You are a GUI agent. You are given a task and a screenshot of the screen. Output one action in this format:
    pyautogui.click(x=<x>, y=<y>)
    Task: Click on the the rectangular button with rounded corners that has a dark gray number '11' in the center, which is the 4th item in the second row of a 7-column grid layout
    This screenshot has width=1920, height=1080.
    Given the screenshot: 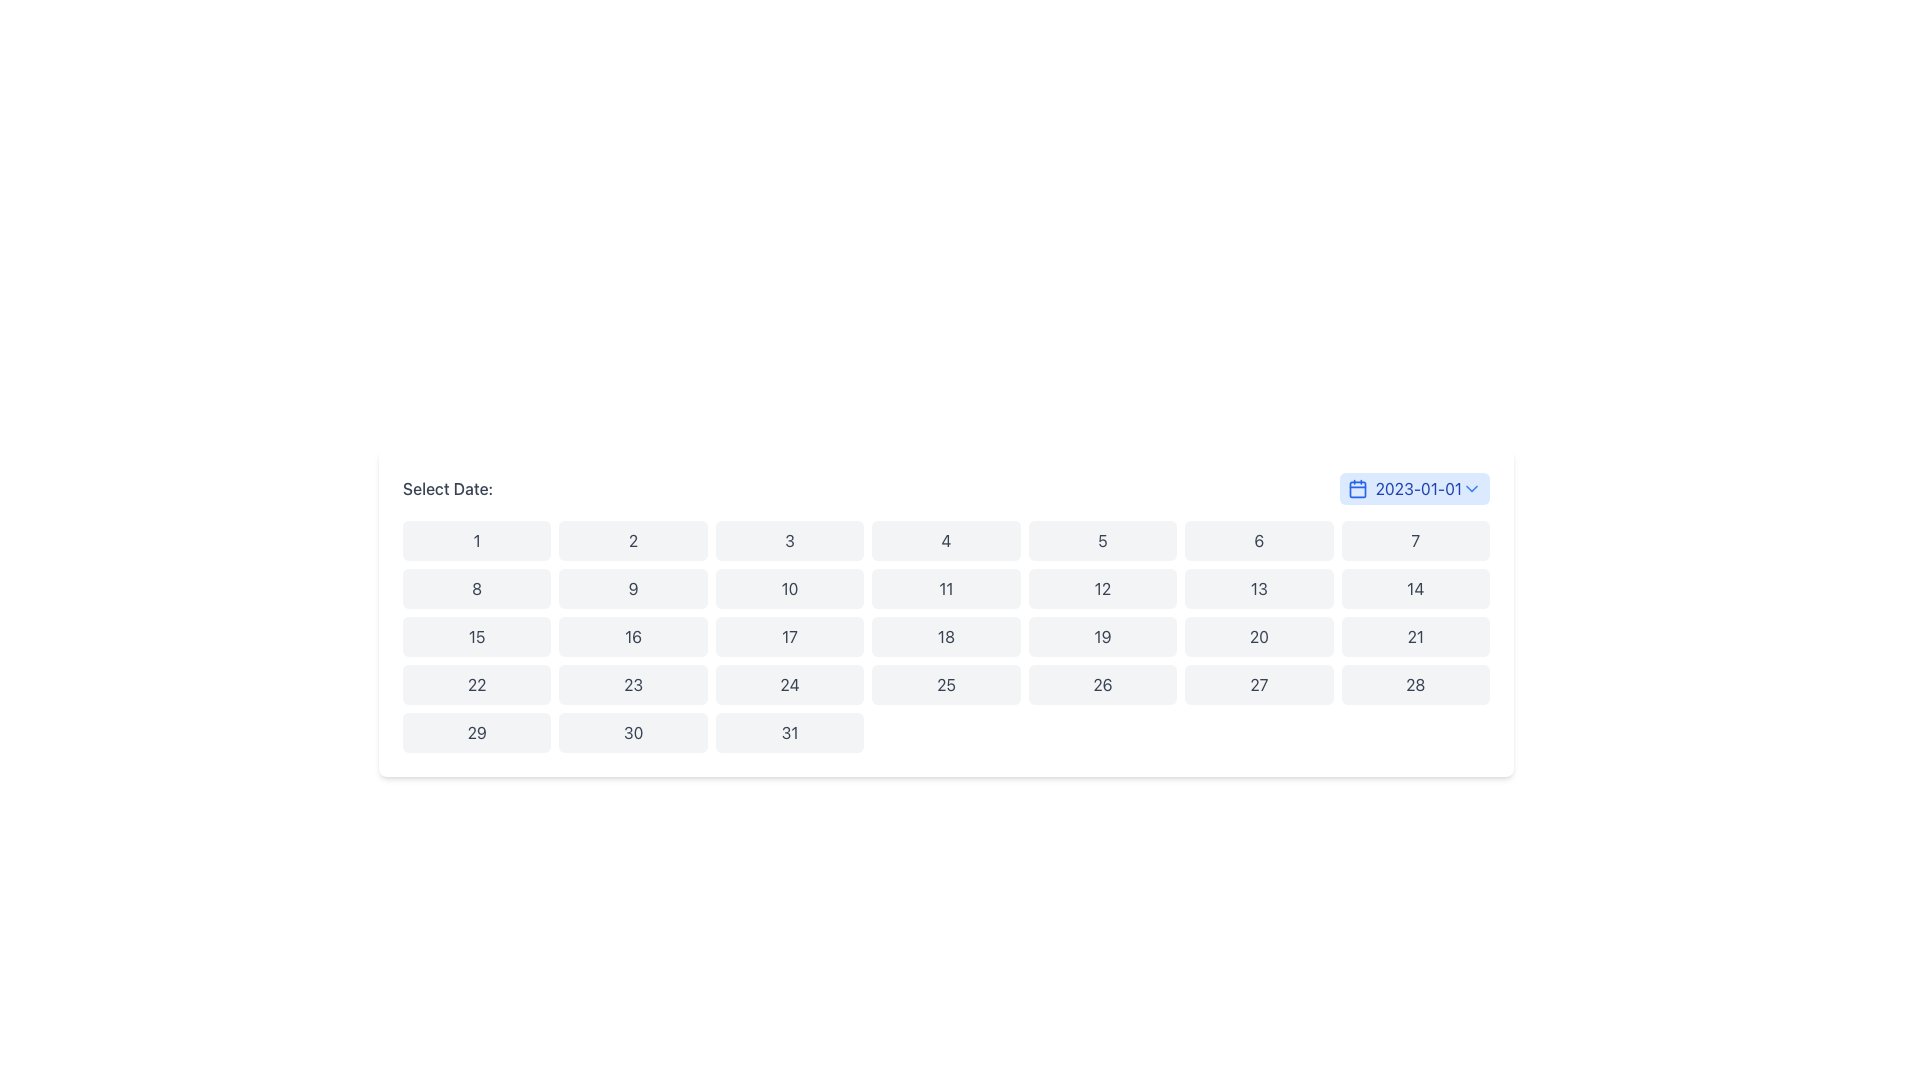 What is the action you would take?
    pyautogui.click(x=945, y=588)
    